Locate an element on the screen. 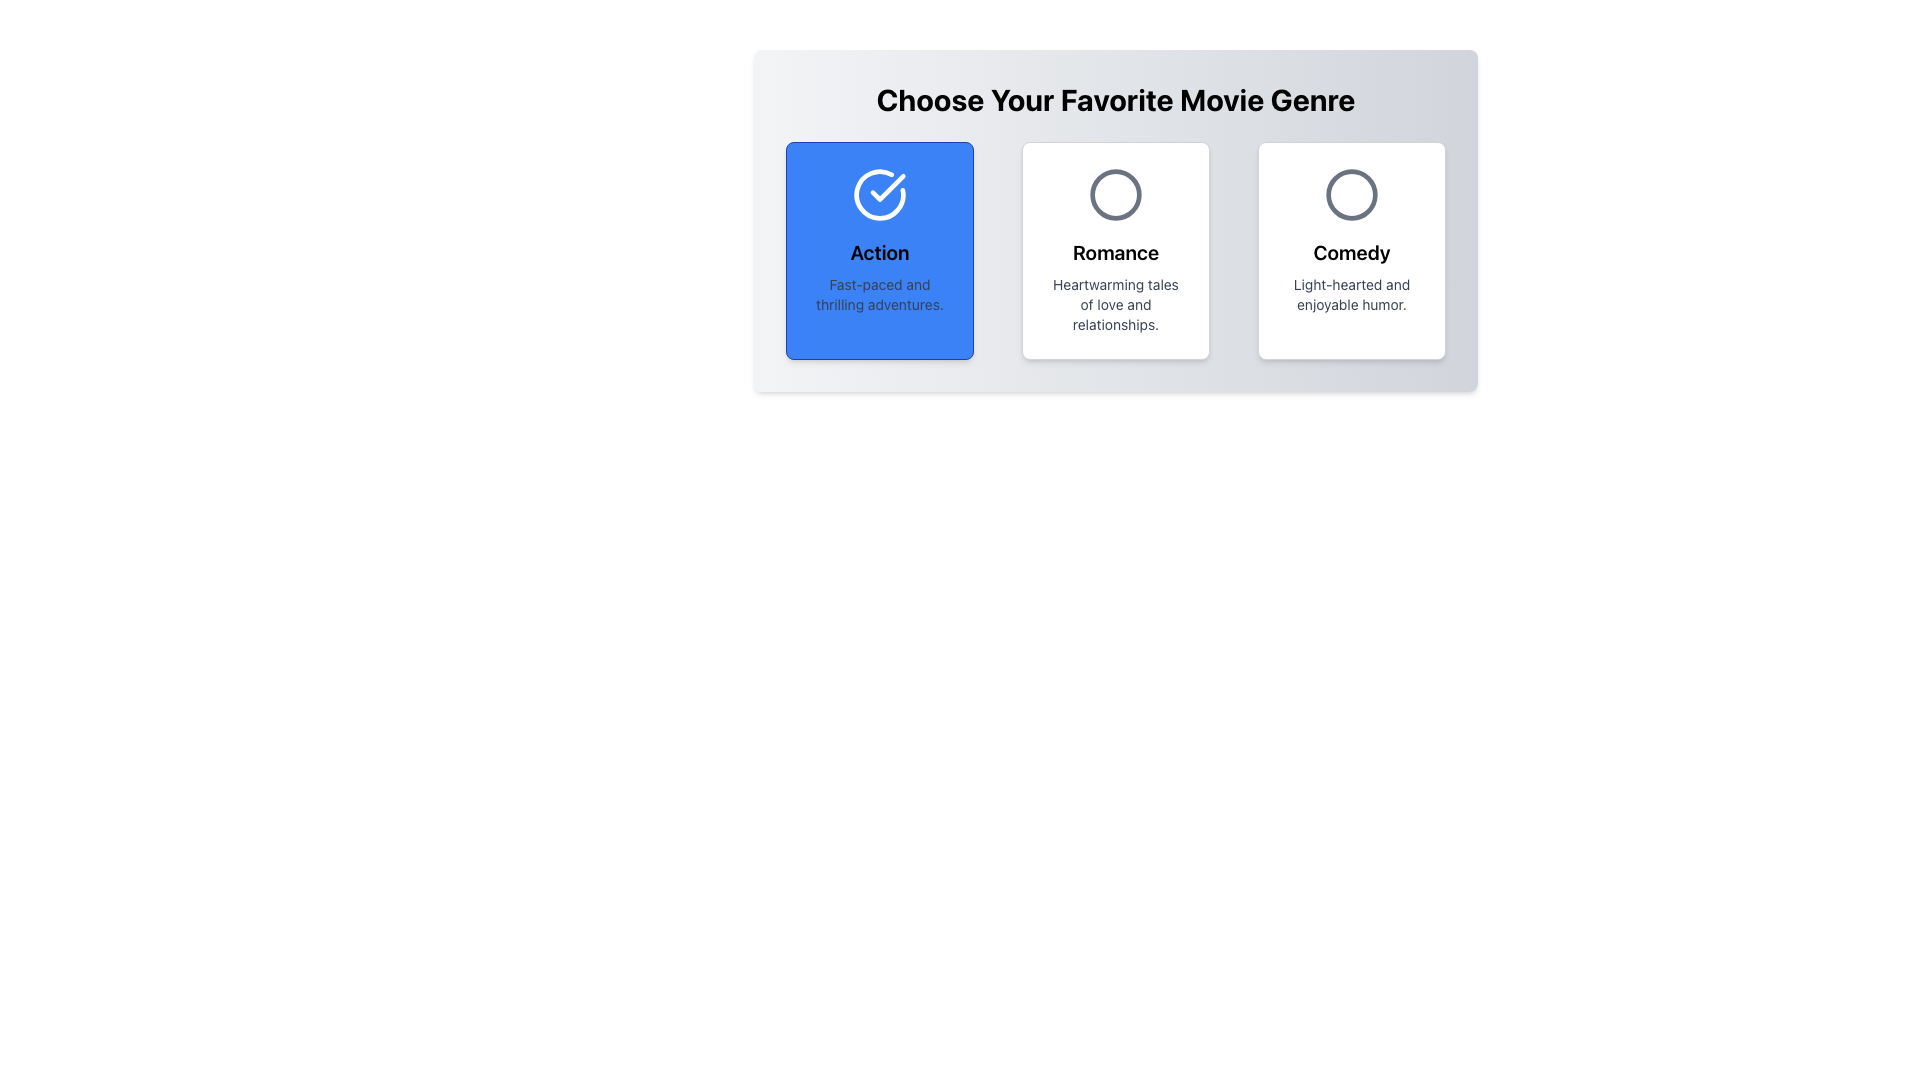 This screenshot has height=1080, width=1920. the outlined check symbol tick mark located in the upper section of the circular icon within the 'Action' card, which describes 'Fast-paced and thrilling adventures.' is located at coordinates (887, 188).